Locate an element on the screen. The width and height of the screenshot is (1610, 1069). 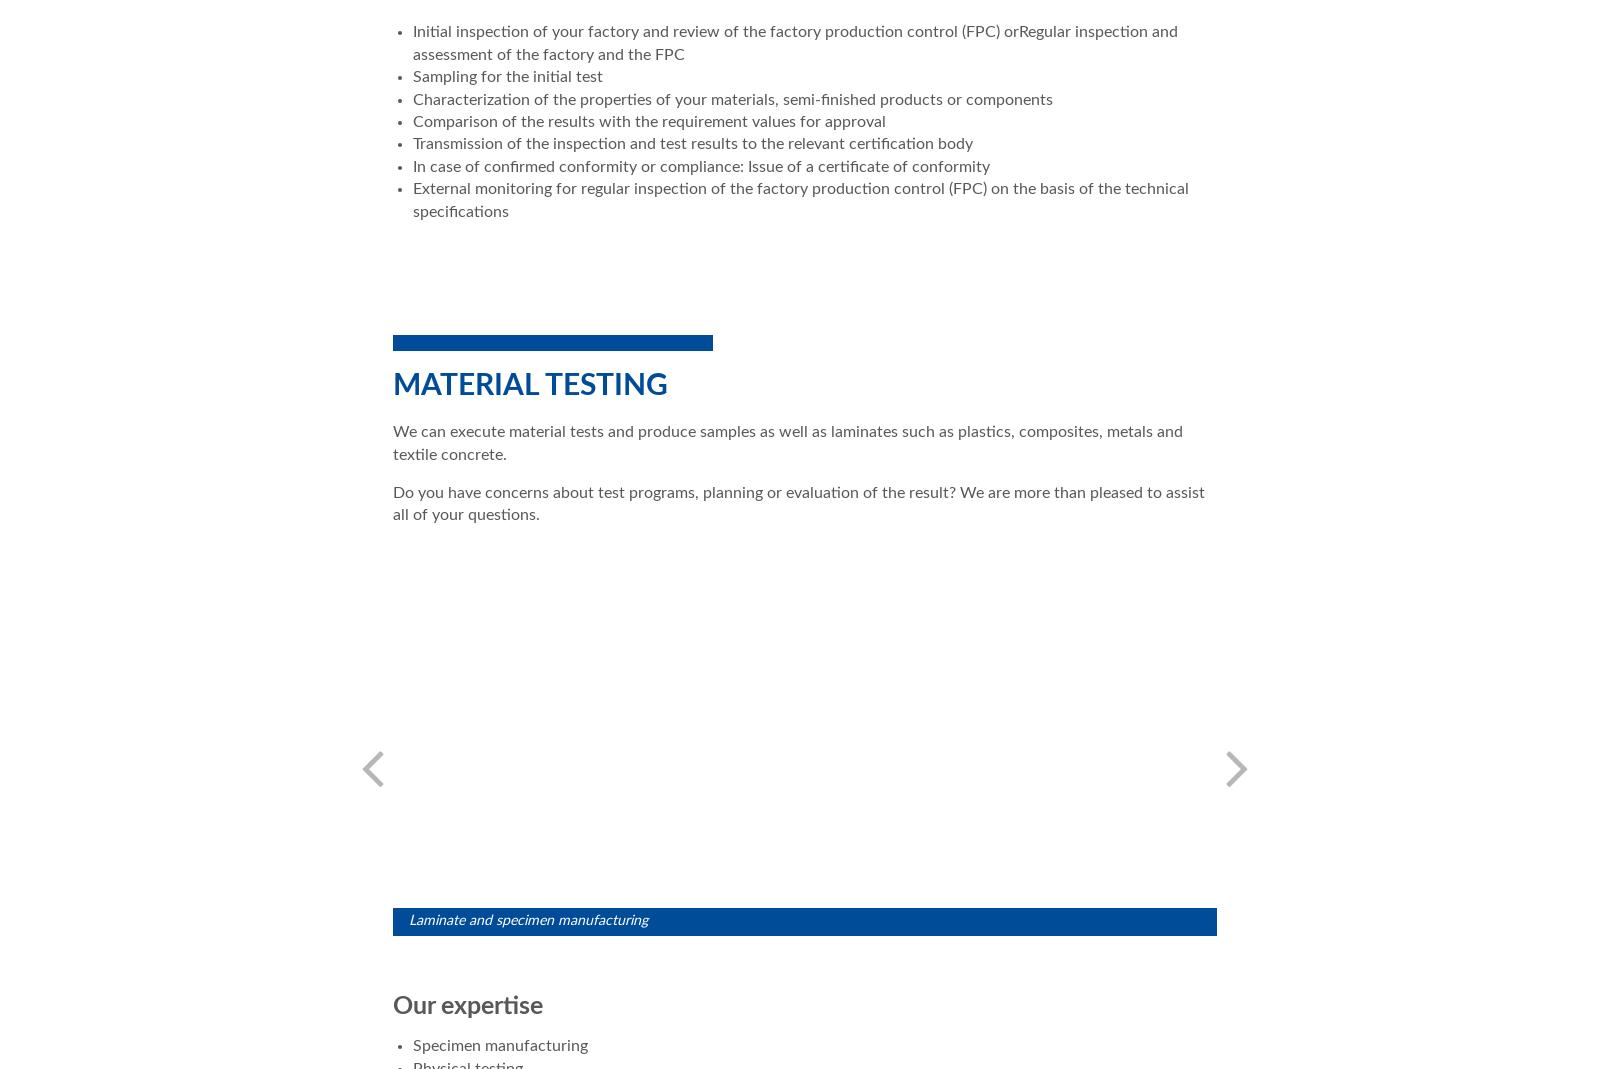
'Specimen manufacturing' is located at coordinates (500, 1046).